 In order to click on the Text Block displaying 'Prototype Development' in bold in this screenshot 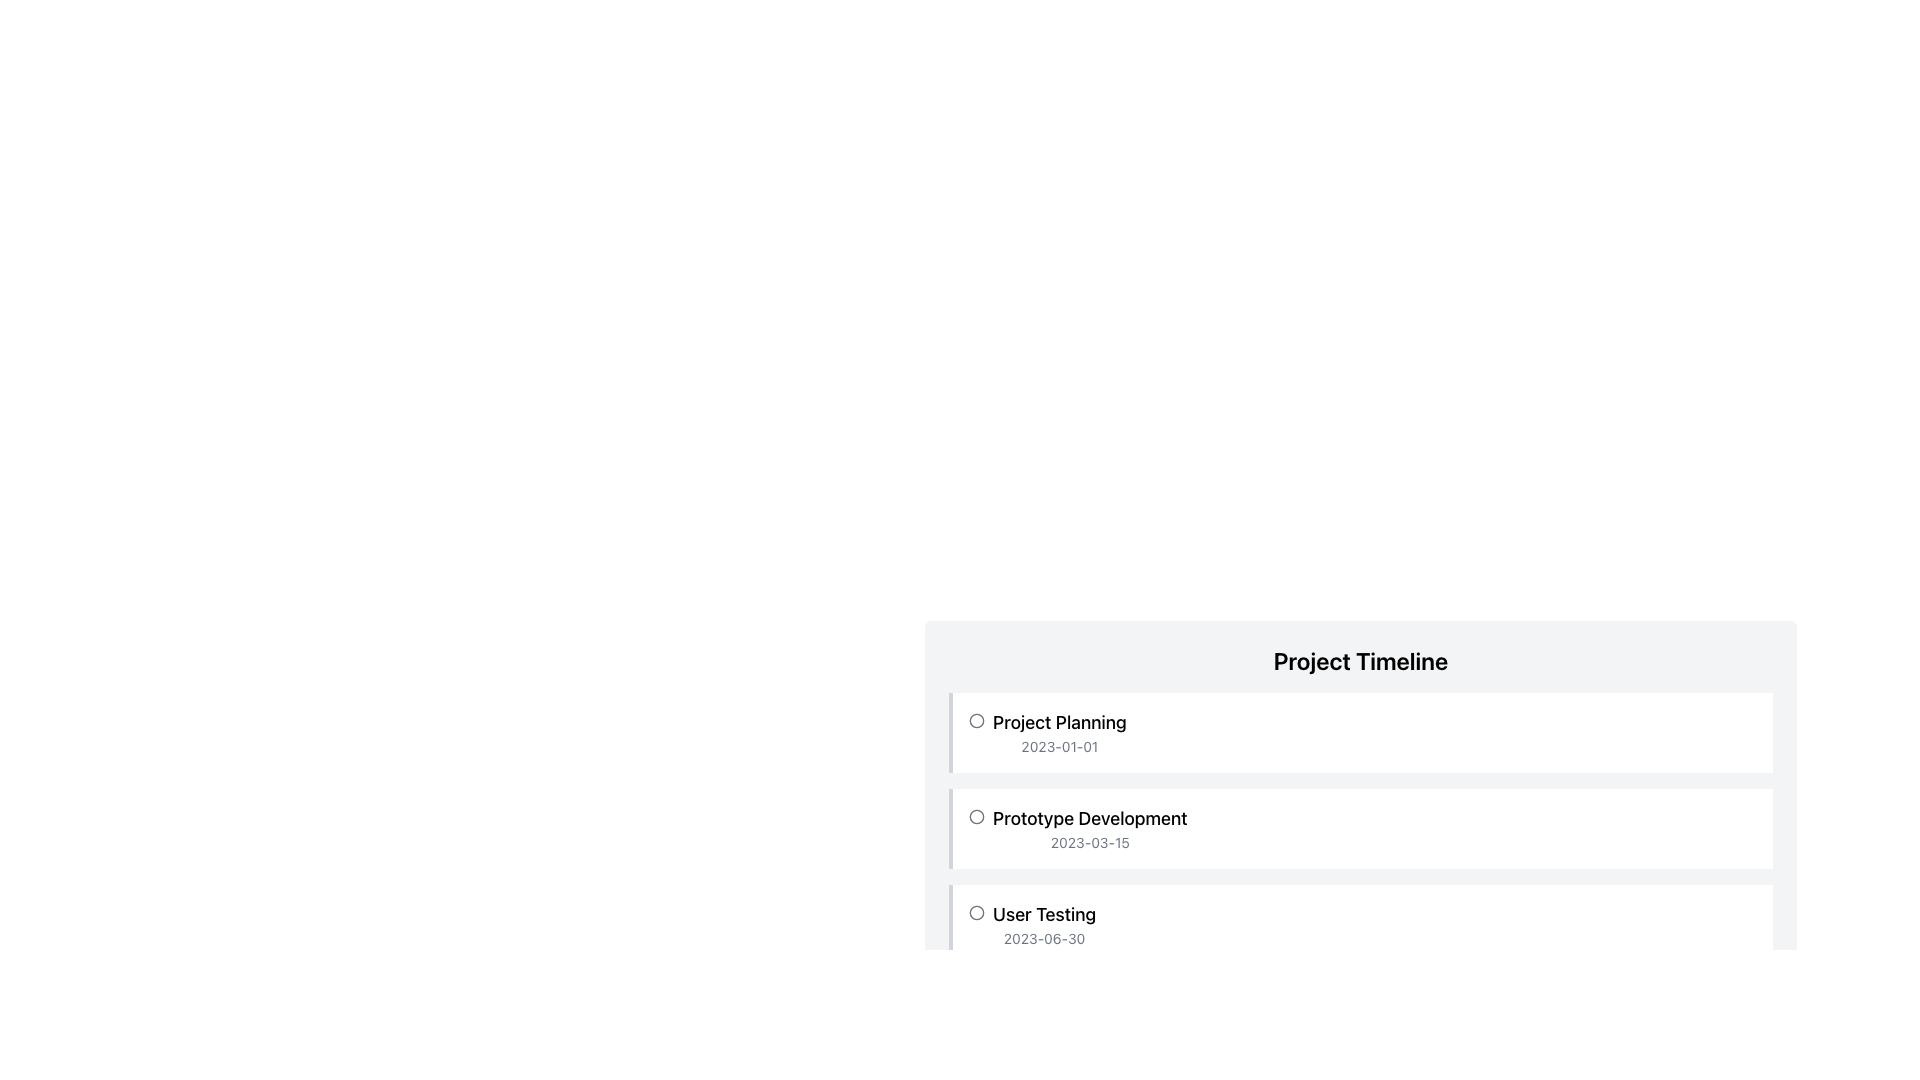, I will do `click(1089, 829)`.